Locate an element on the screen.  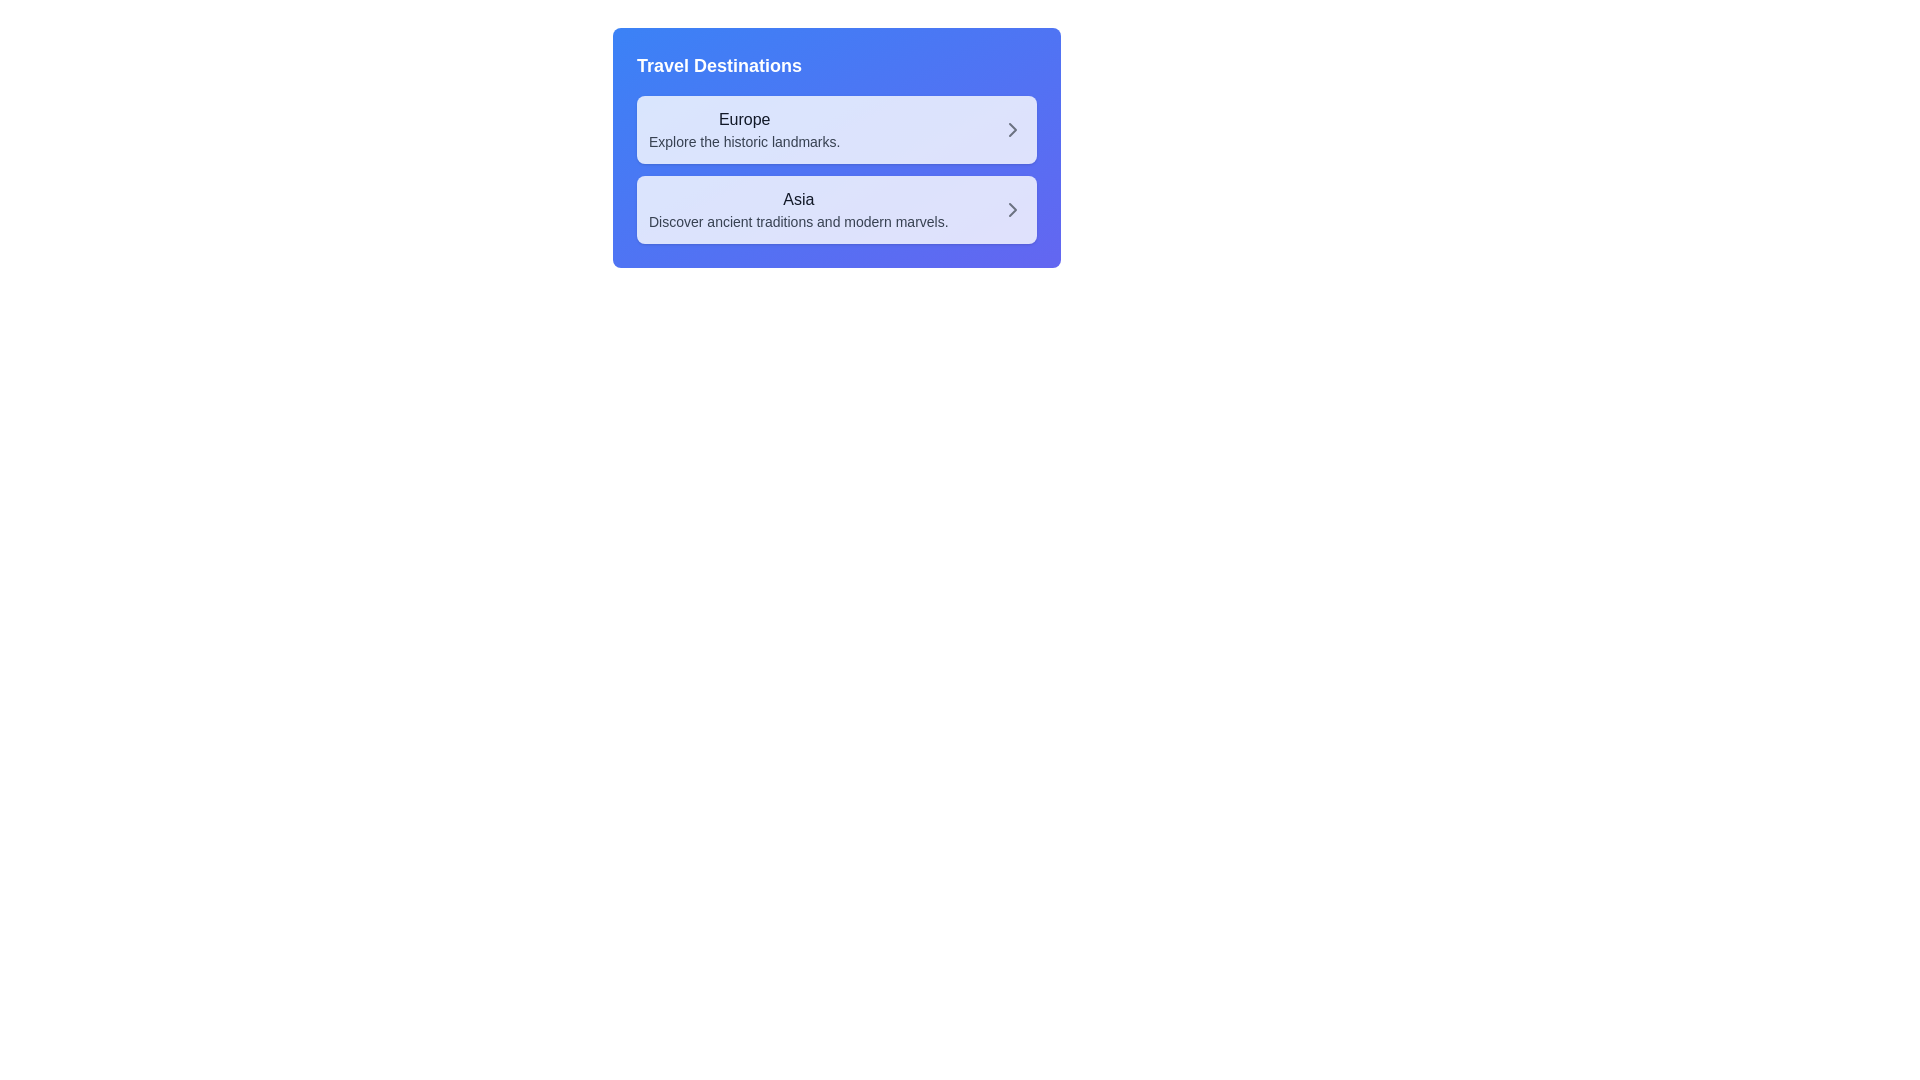
the text 'Explore the historic landmarks.' which is styled in a small, gray font and located beneath the header 'Europe' in the first card of the 'Travel Destinations' section is located at coordinates (743, 141).